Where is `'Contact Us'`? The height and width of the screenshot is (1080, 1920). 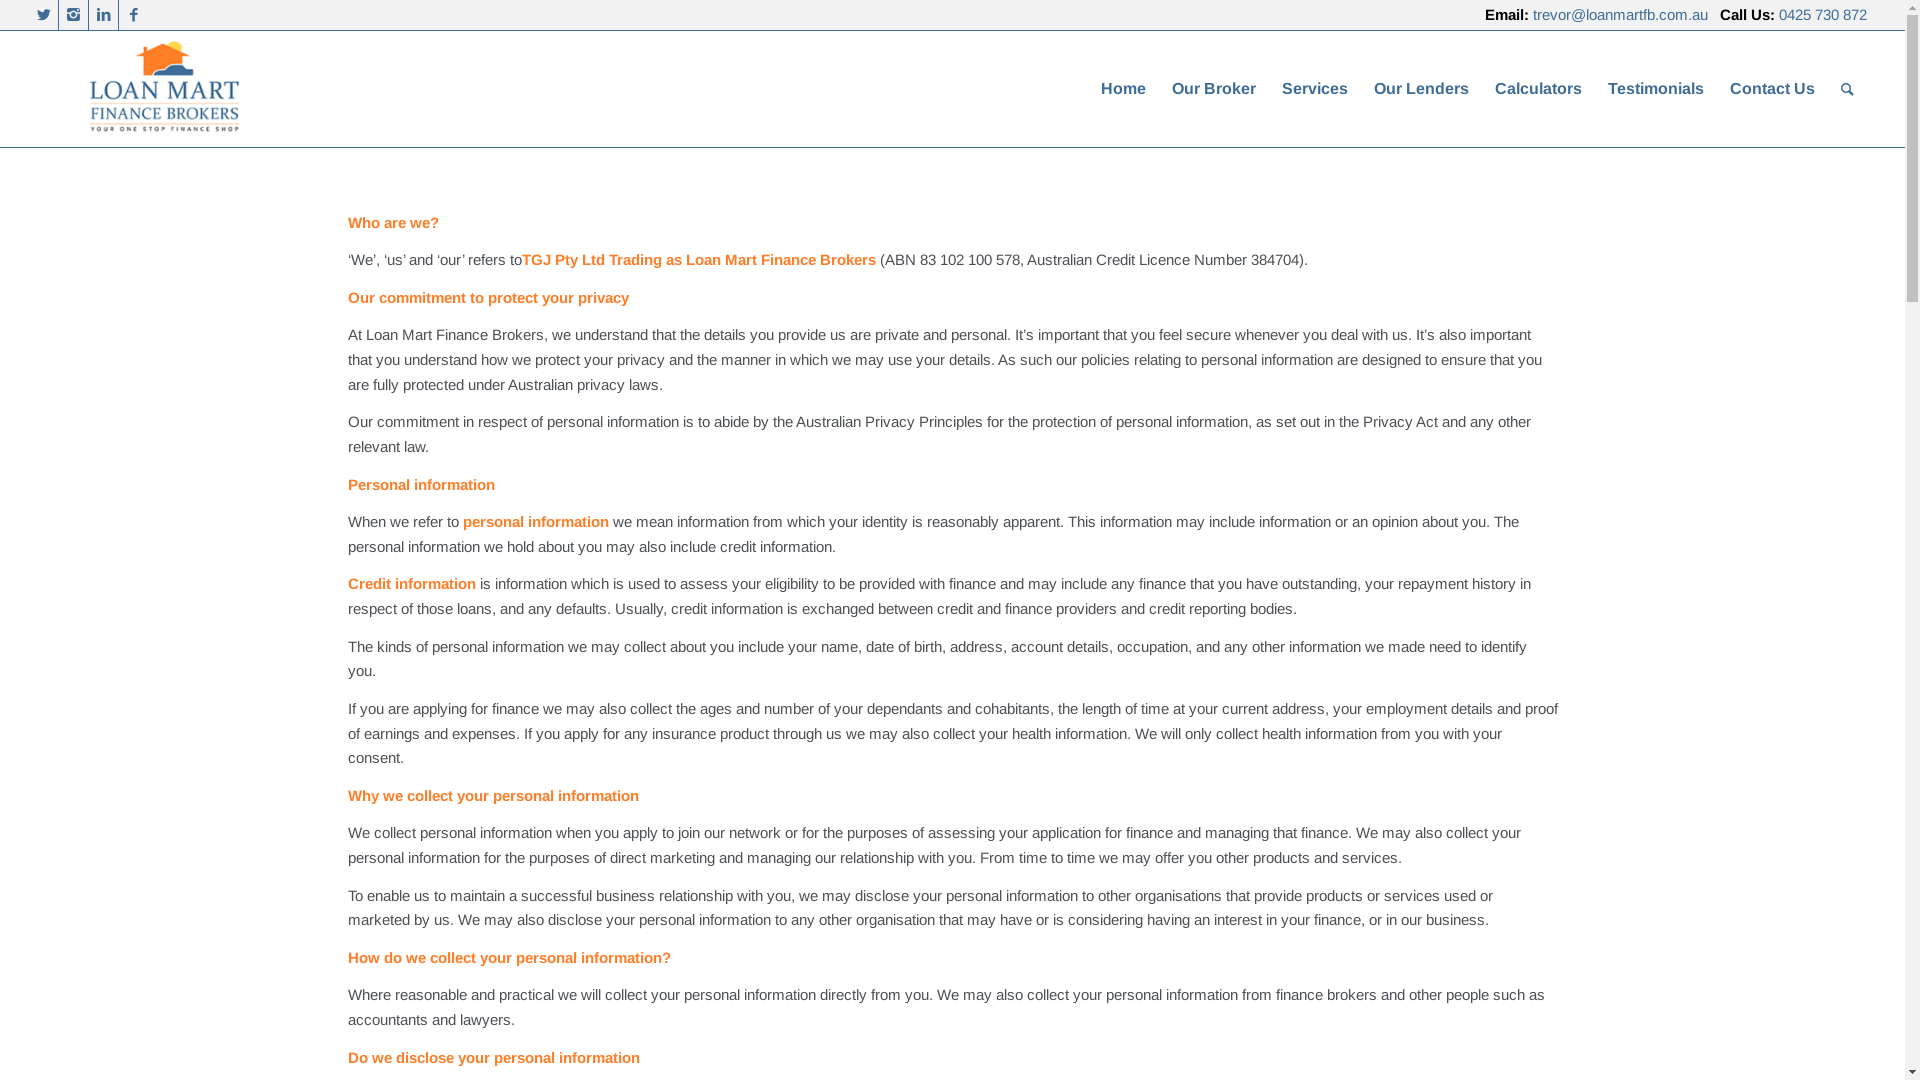 'Contact Us' is located at coordinates (1772, 87).